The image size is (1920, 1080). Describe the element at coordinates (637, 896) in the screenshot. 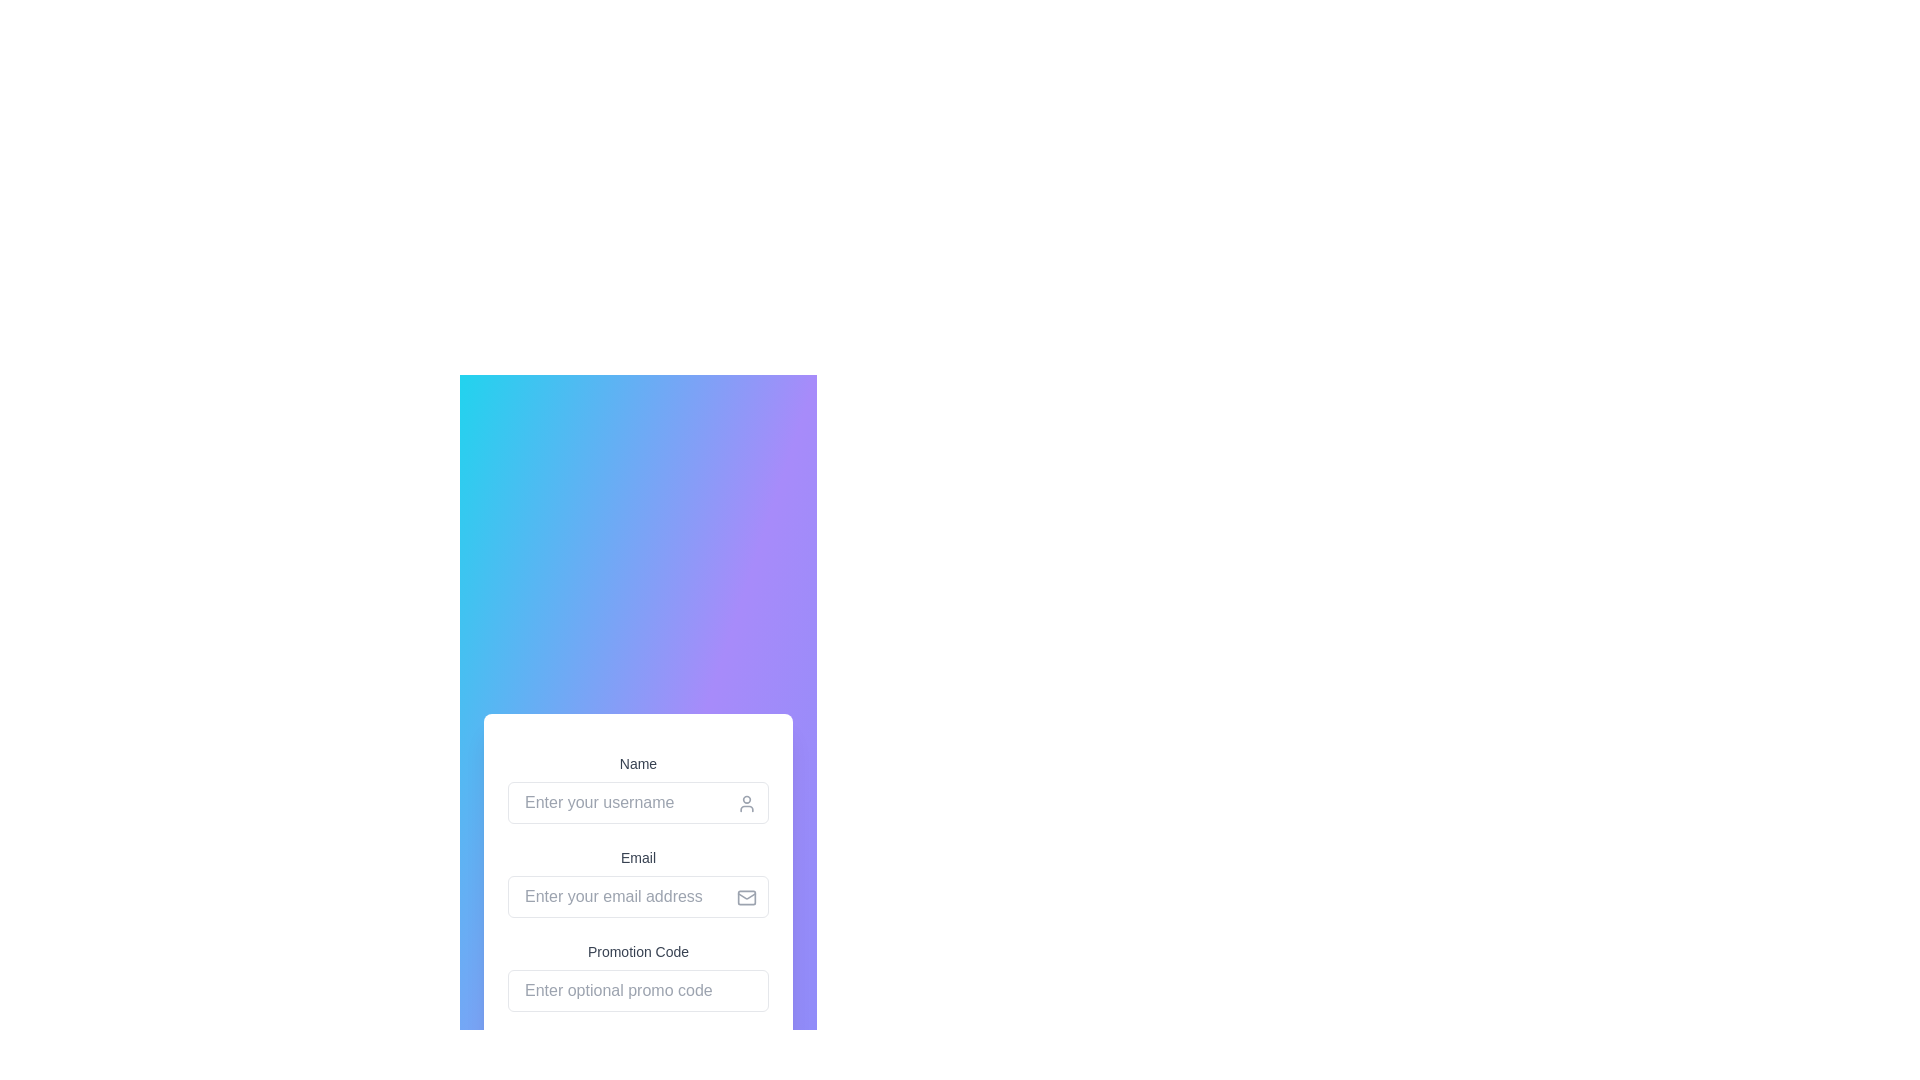

I see `the email input field, which is styled with a rounded border and has the placeholder text 'Enter your email address', to focus on it` at that location.